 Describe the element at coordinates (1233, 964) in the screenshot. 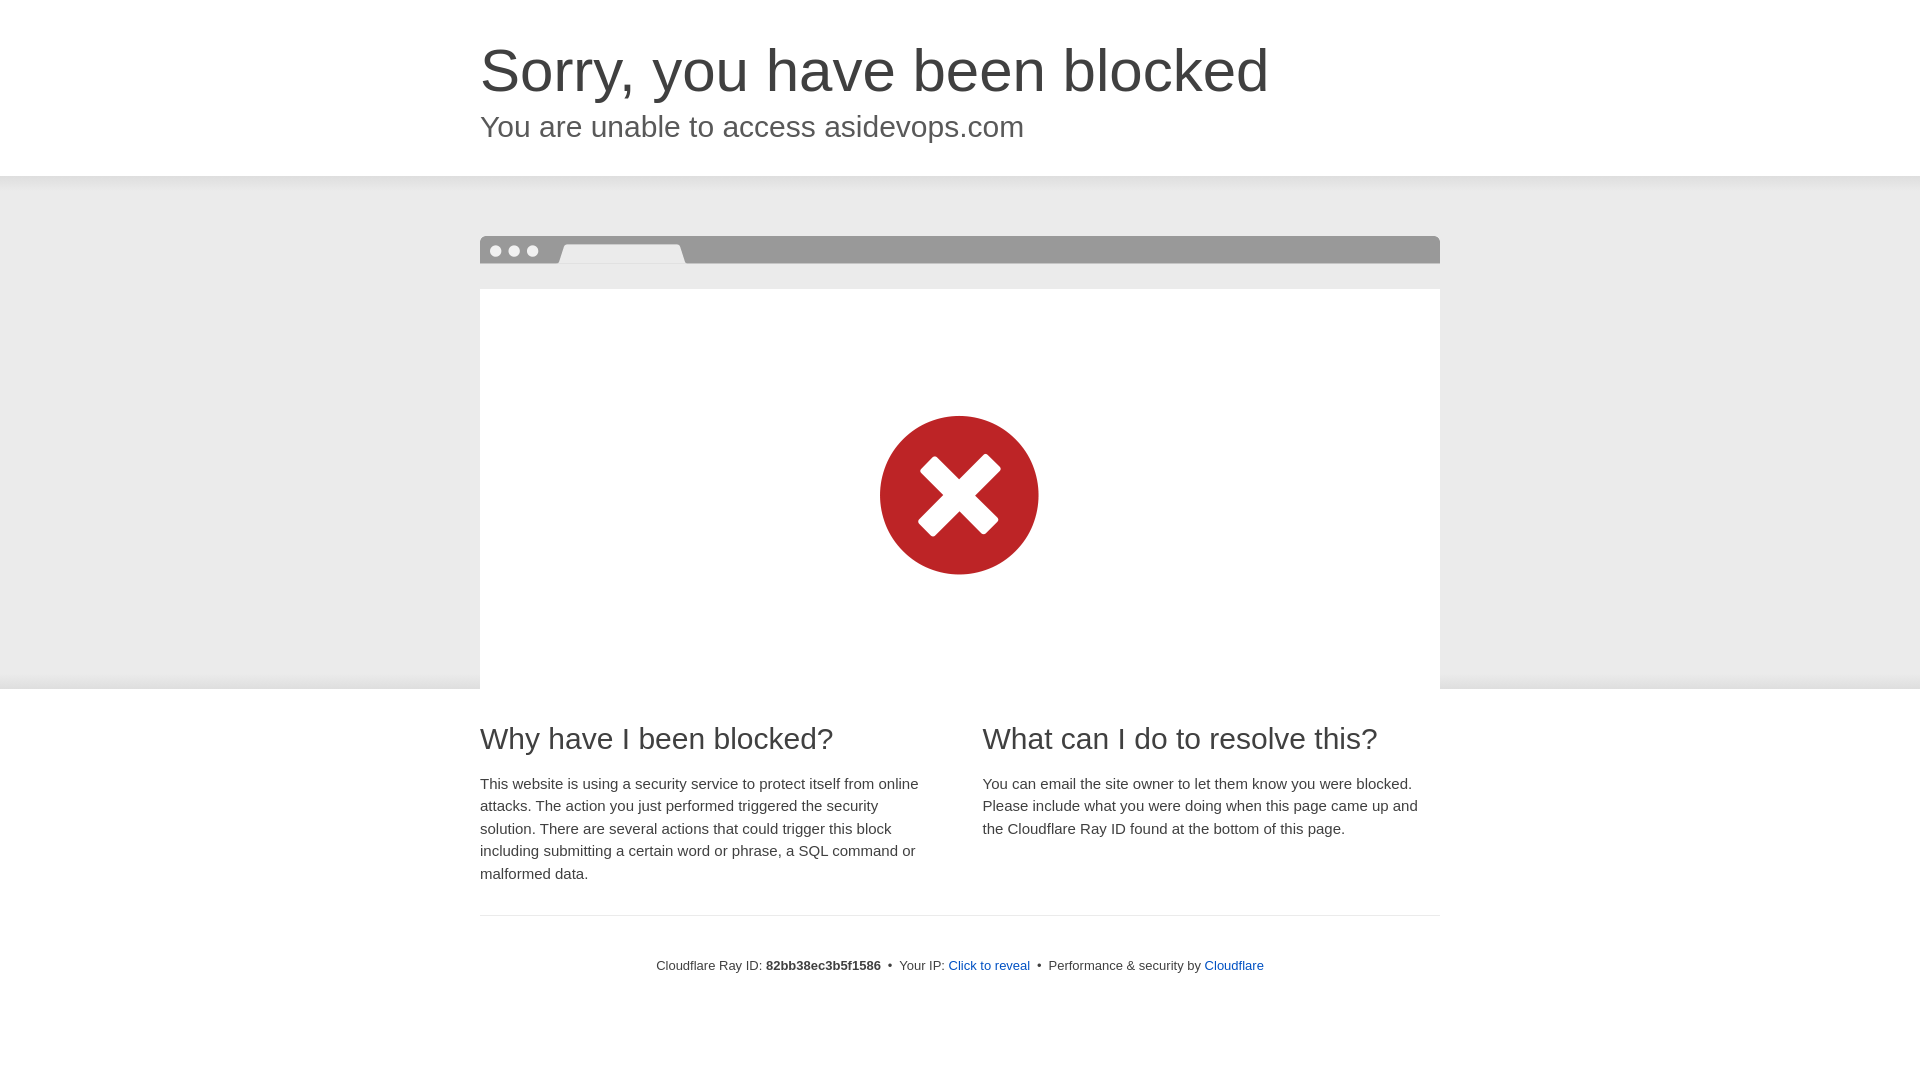

I see `'Cloudflare'` at that location.